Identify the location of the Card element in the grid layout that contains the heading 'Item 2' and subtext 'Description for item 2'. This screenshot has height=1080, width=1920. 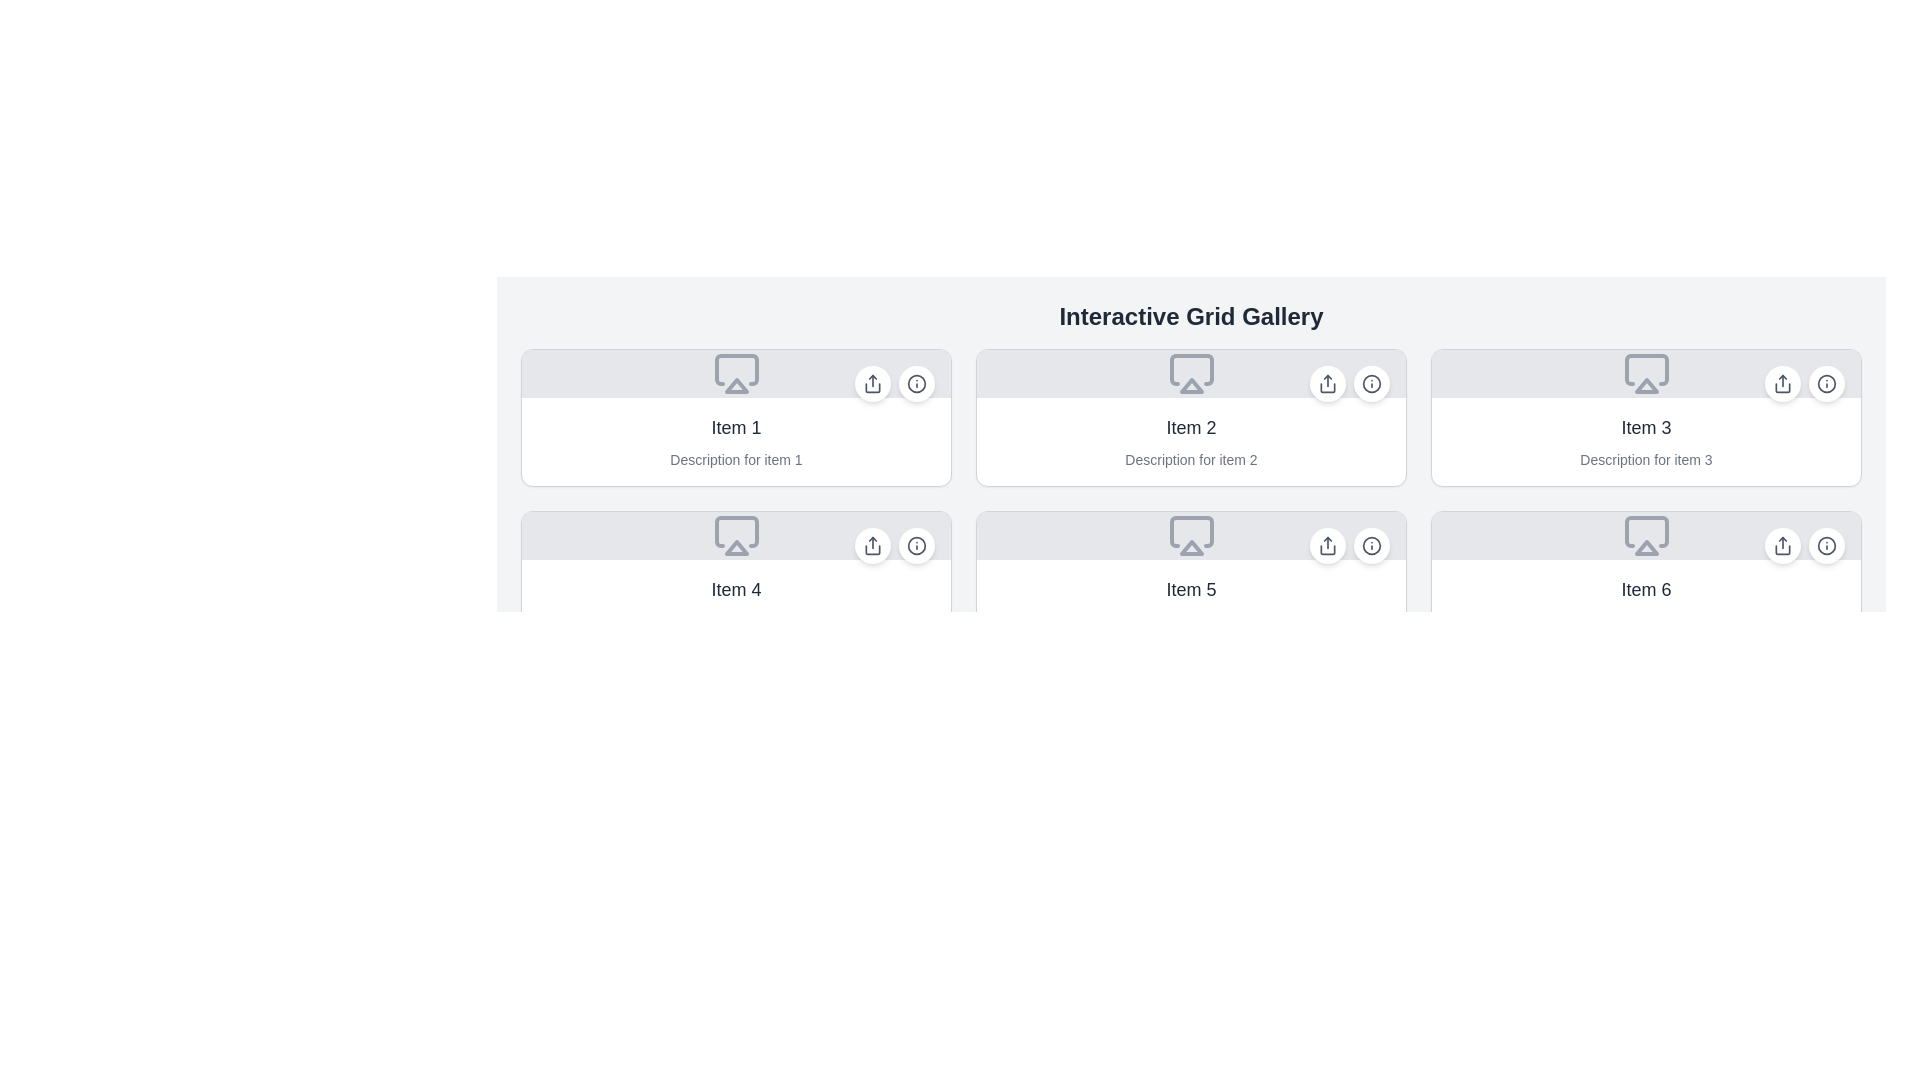
(1191, 416).